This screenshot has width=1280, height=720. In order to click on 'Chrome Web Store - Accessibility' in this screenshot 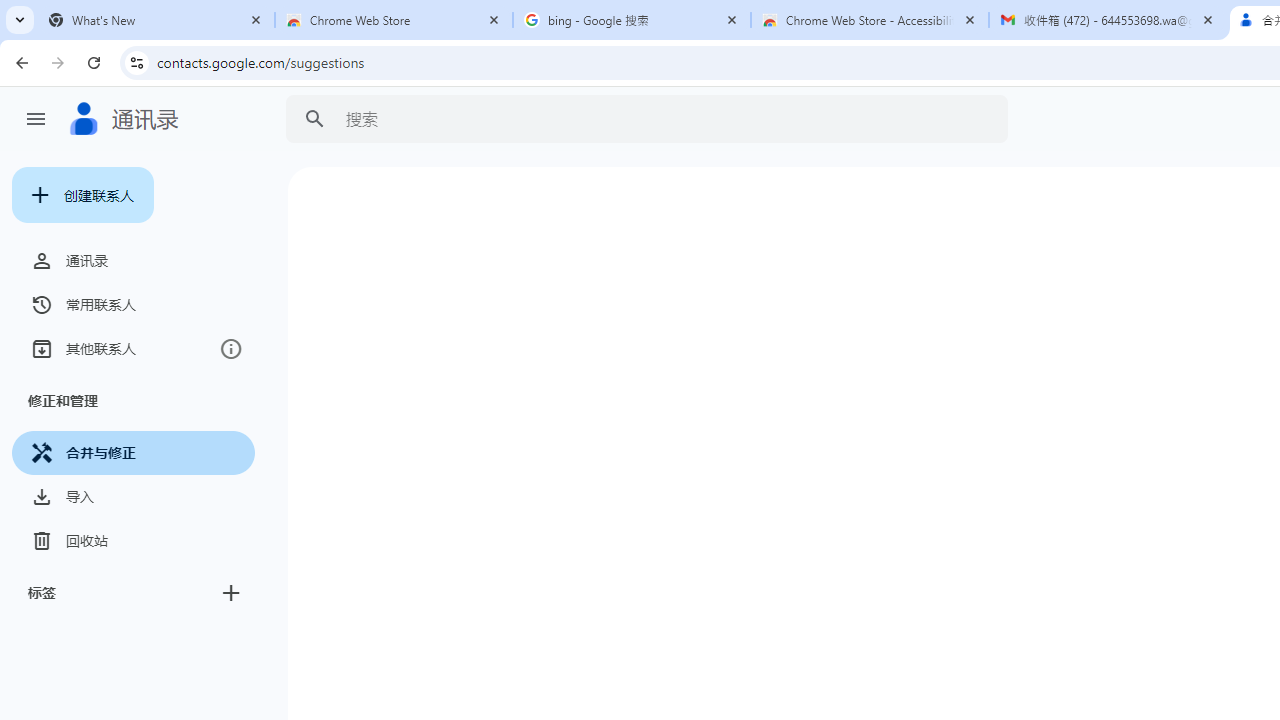, I will do `click(870, 20)`.